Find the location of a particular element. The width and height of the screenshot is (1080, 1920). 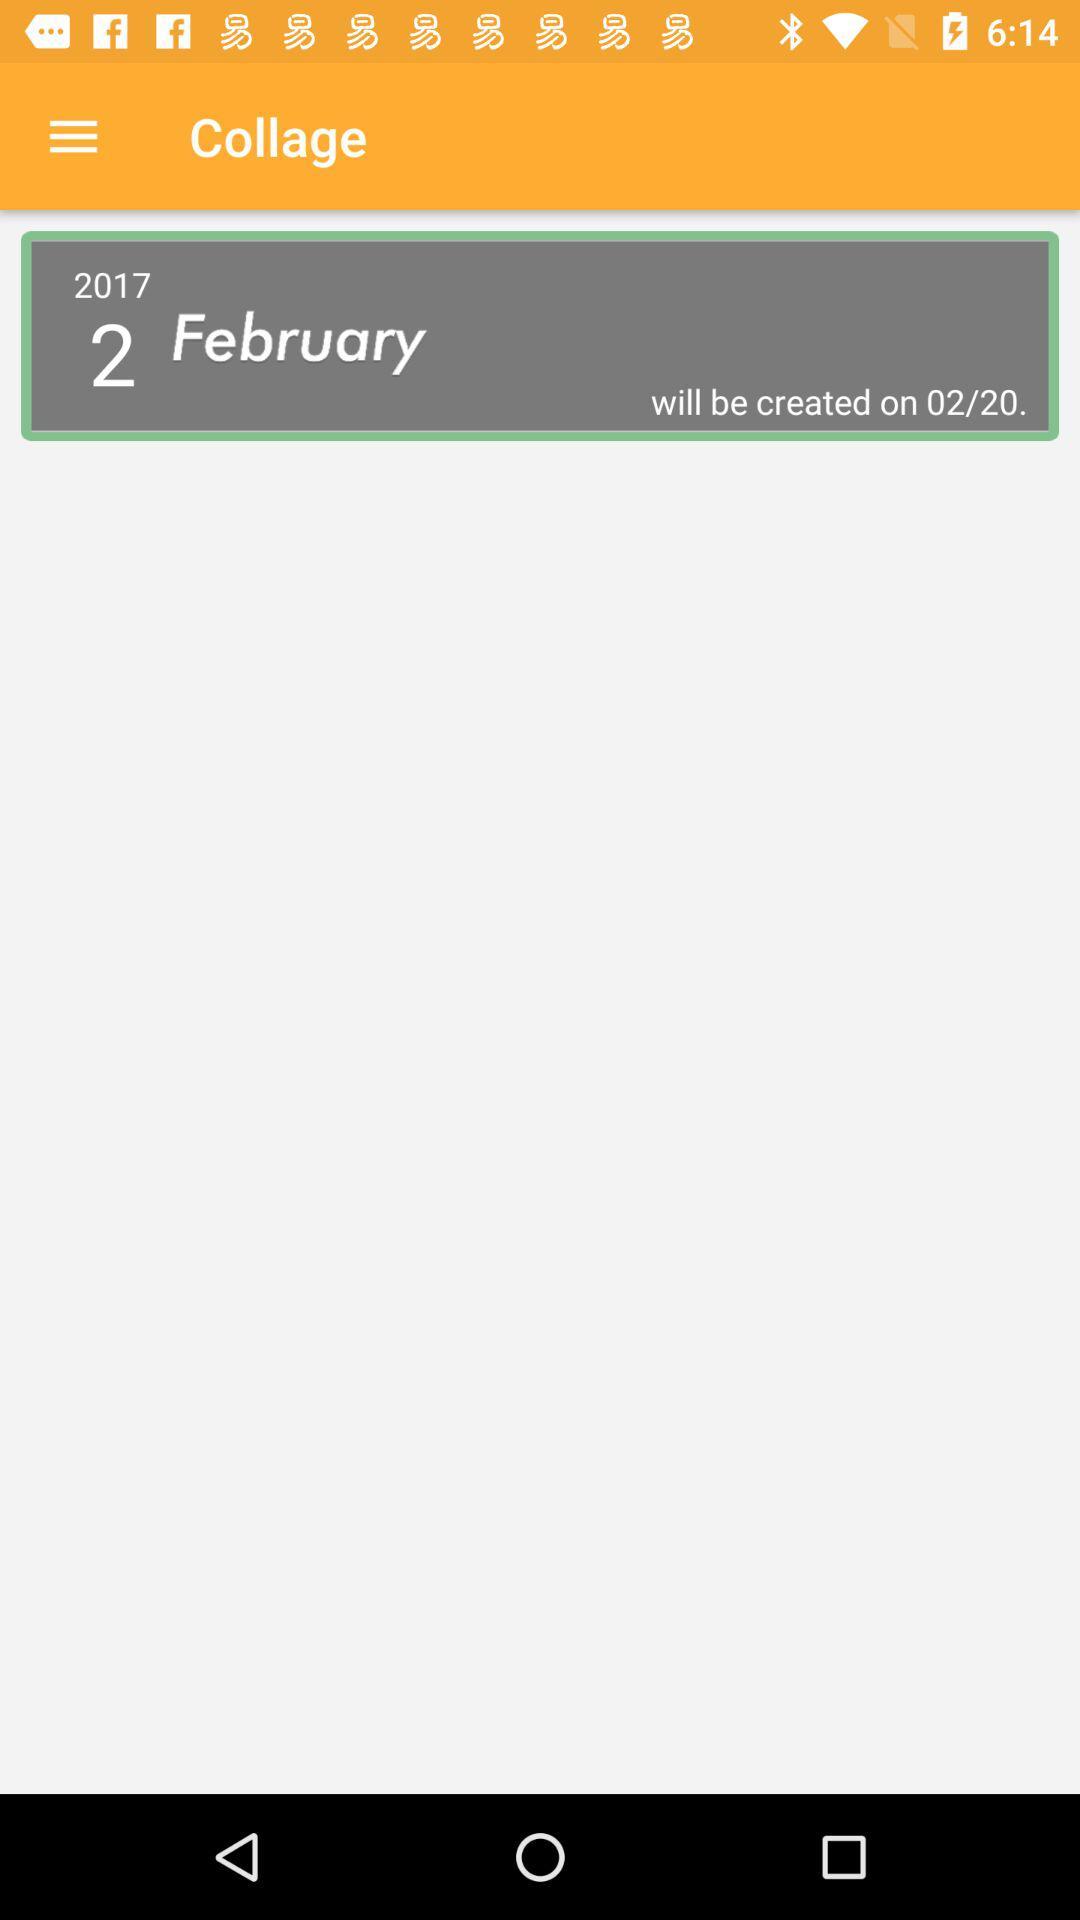

icon to the right of 2017 is located at coordinates (315, 336).